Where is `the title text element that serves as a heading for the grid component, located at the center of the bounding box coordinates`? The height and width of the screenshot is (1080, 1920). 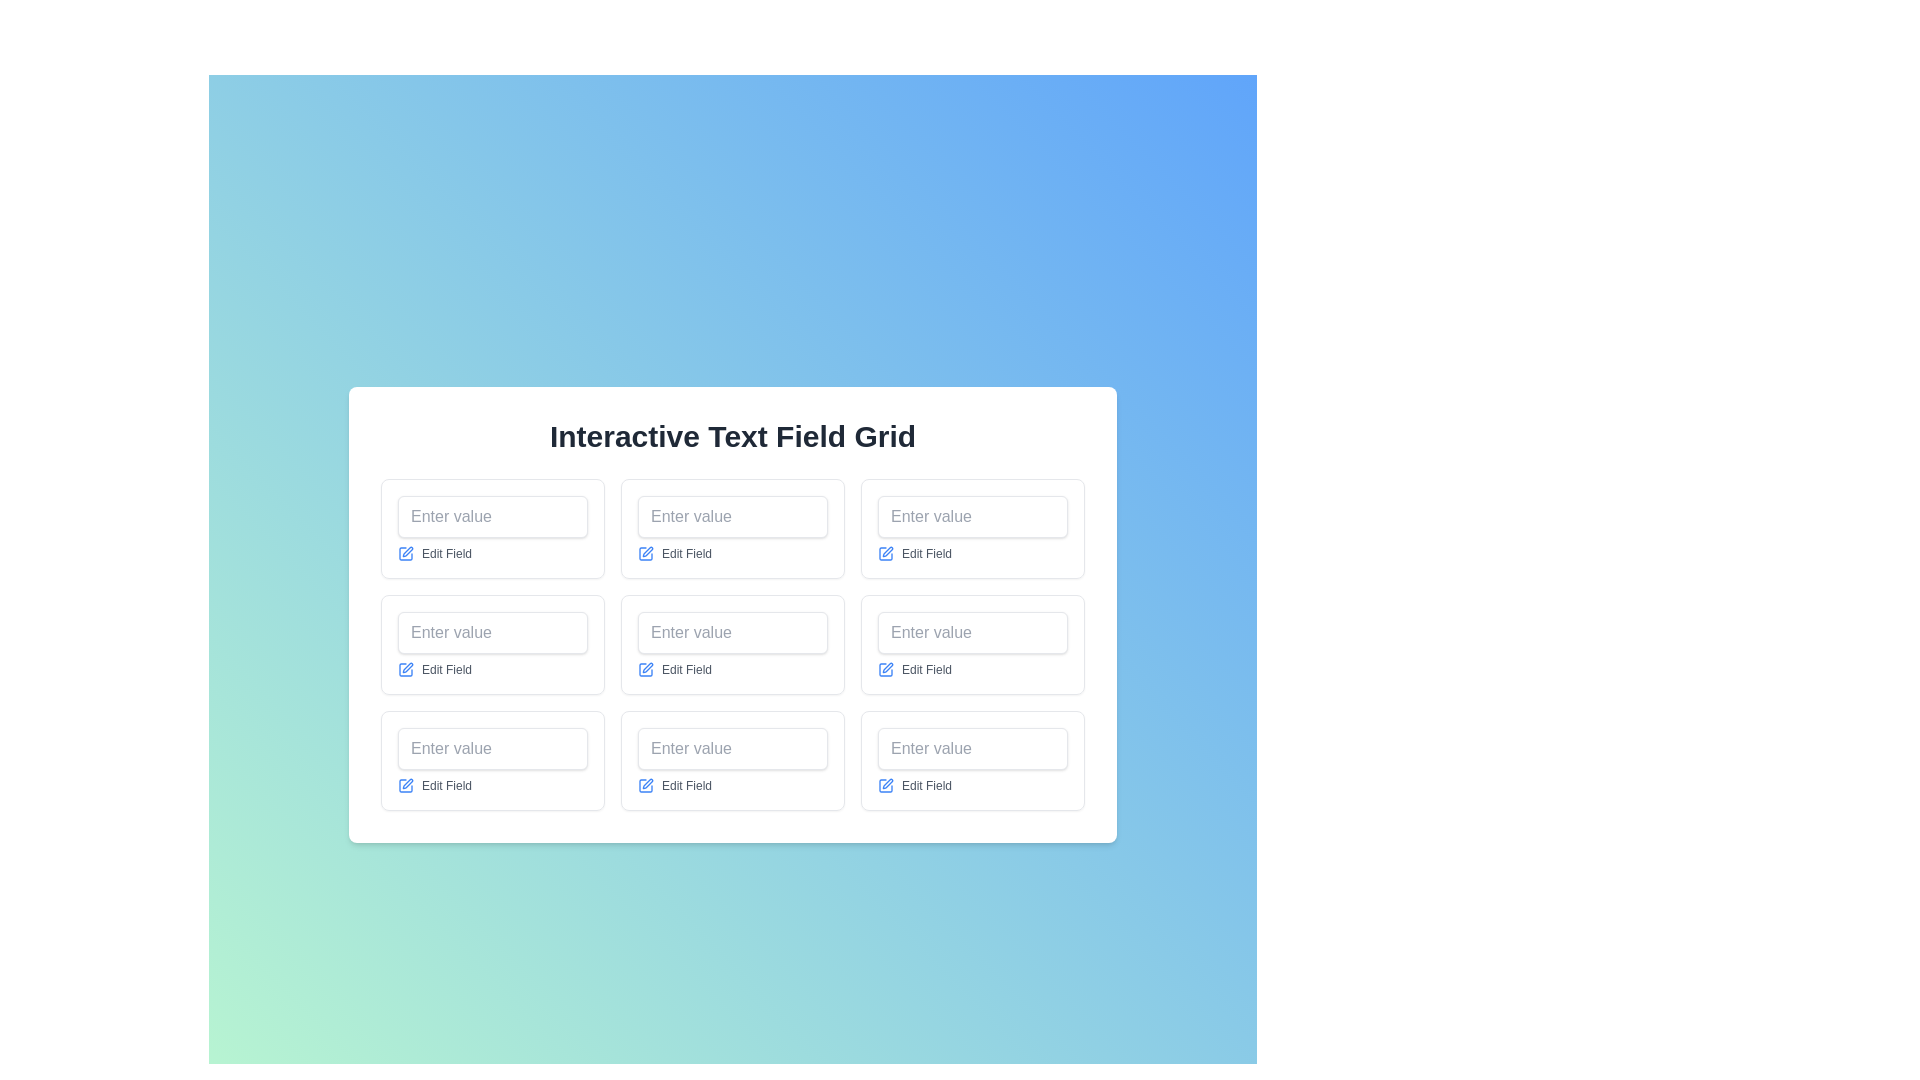 the title text element that serves as a heading for the grid component, located at the center of the bounding box coordinates is located at coordinates (732, 435).